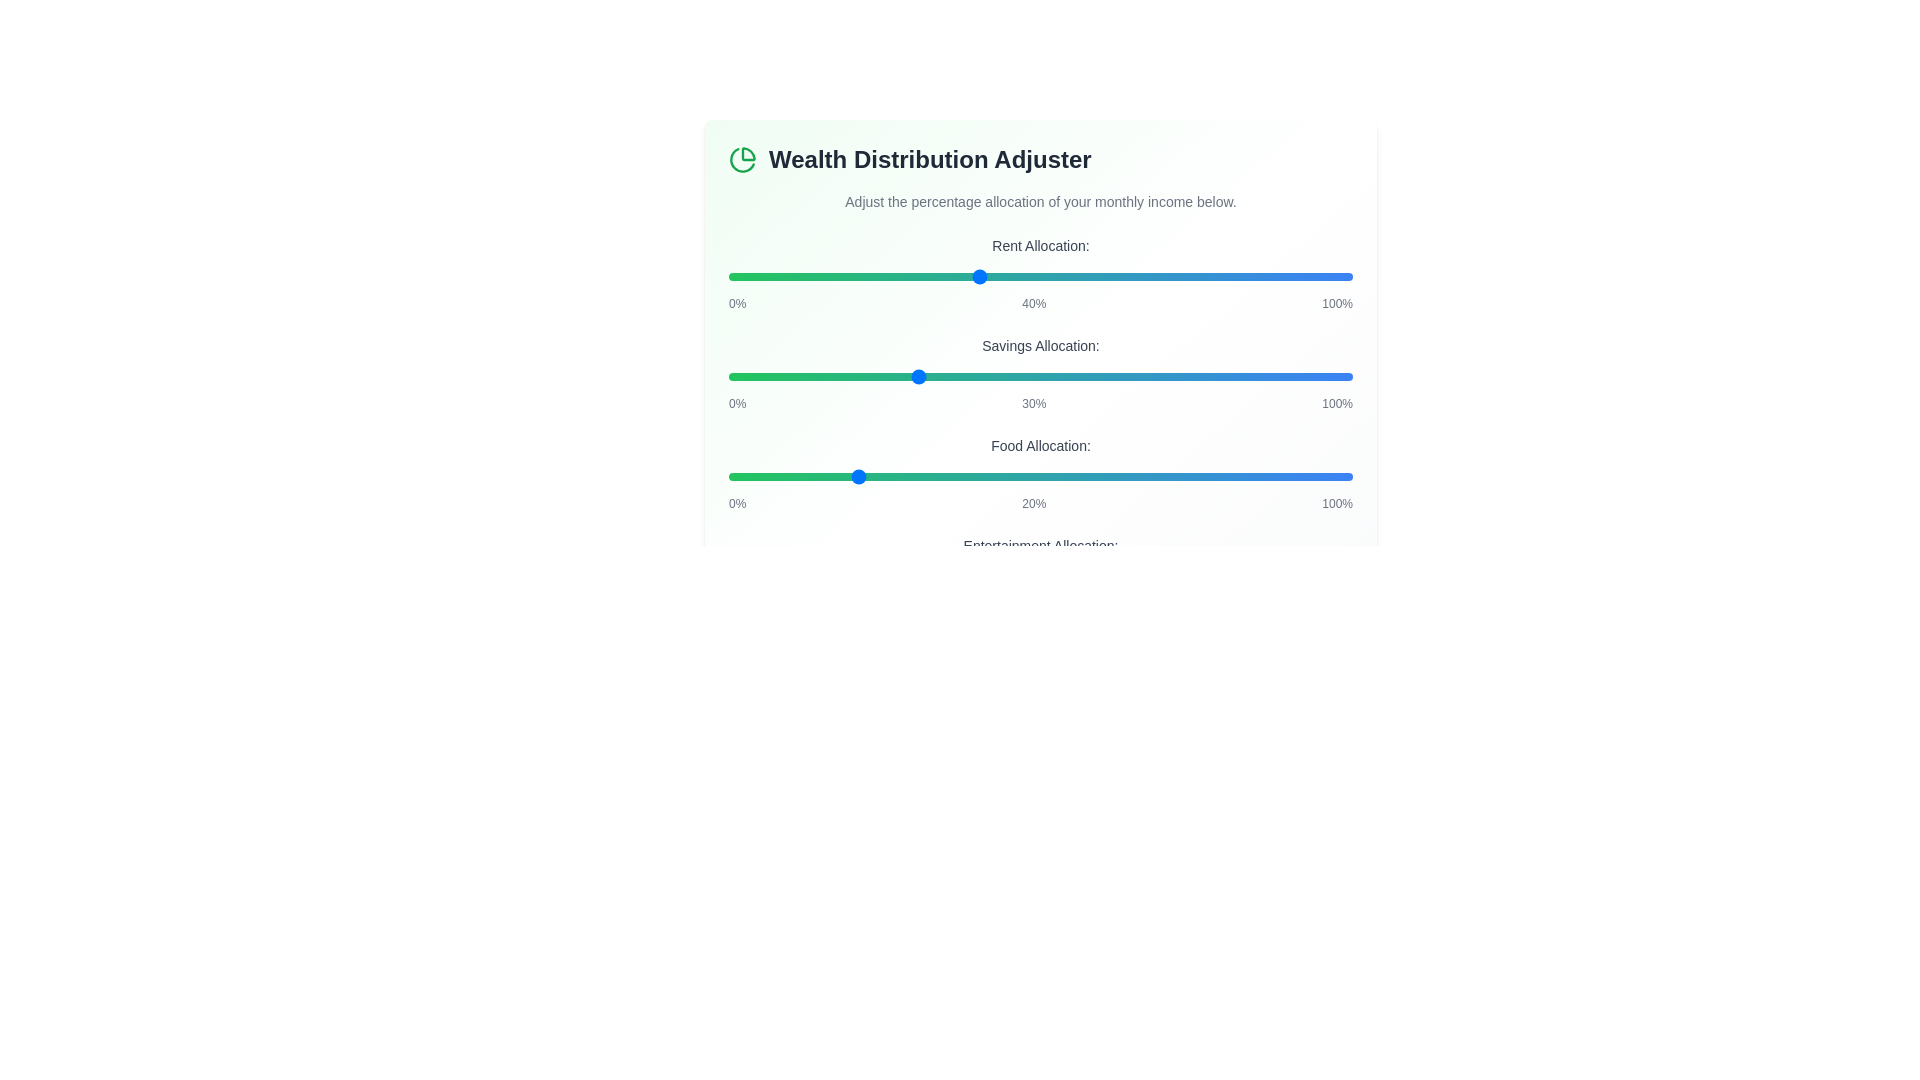 The image size is (1920, 1080). What do you see at coordinates (742, 158) in the screenshot?
I see `the PieChart icon to interact with it` at bounding box center [742, 158].